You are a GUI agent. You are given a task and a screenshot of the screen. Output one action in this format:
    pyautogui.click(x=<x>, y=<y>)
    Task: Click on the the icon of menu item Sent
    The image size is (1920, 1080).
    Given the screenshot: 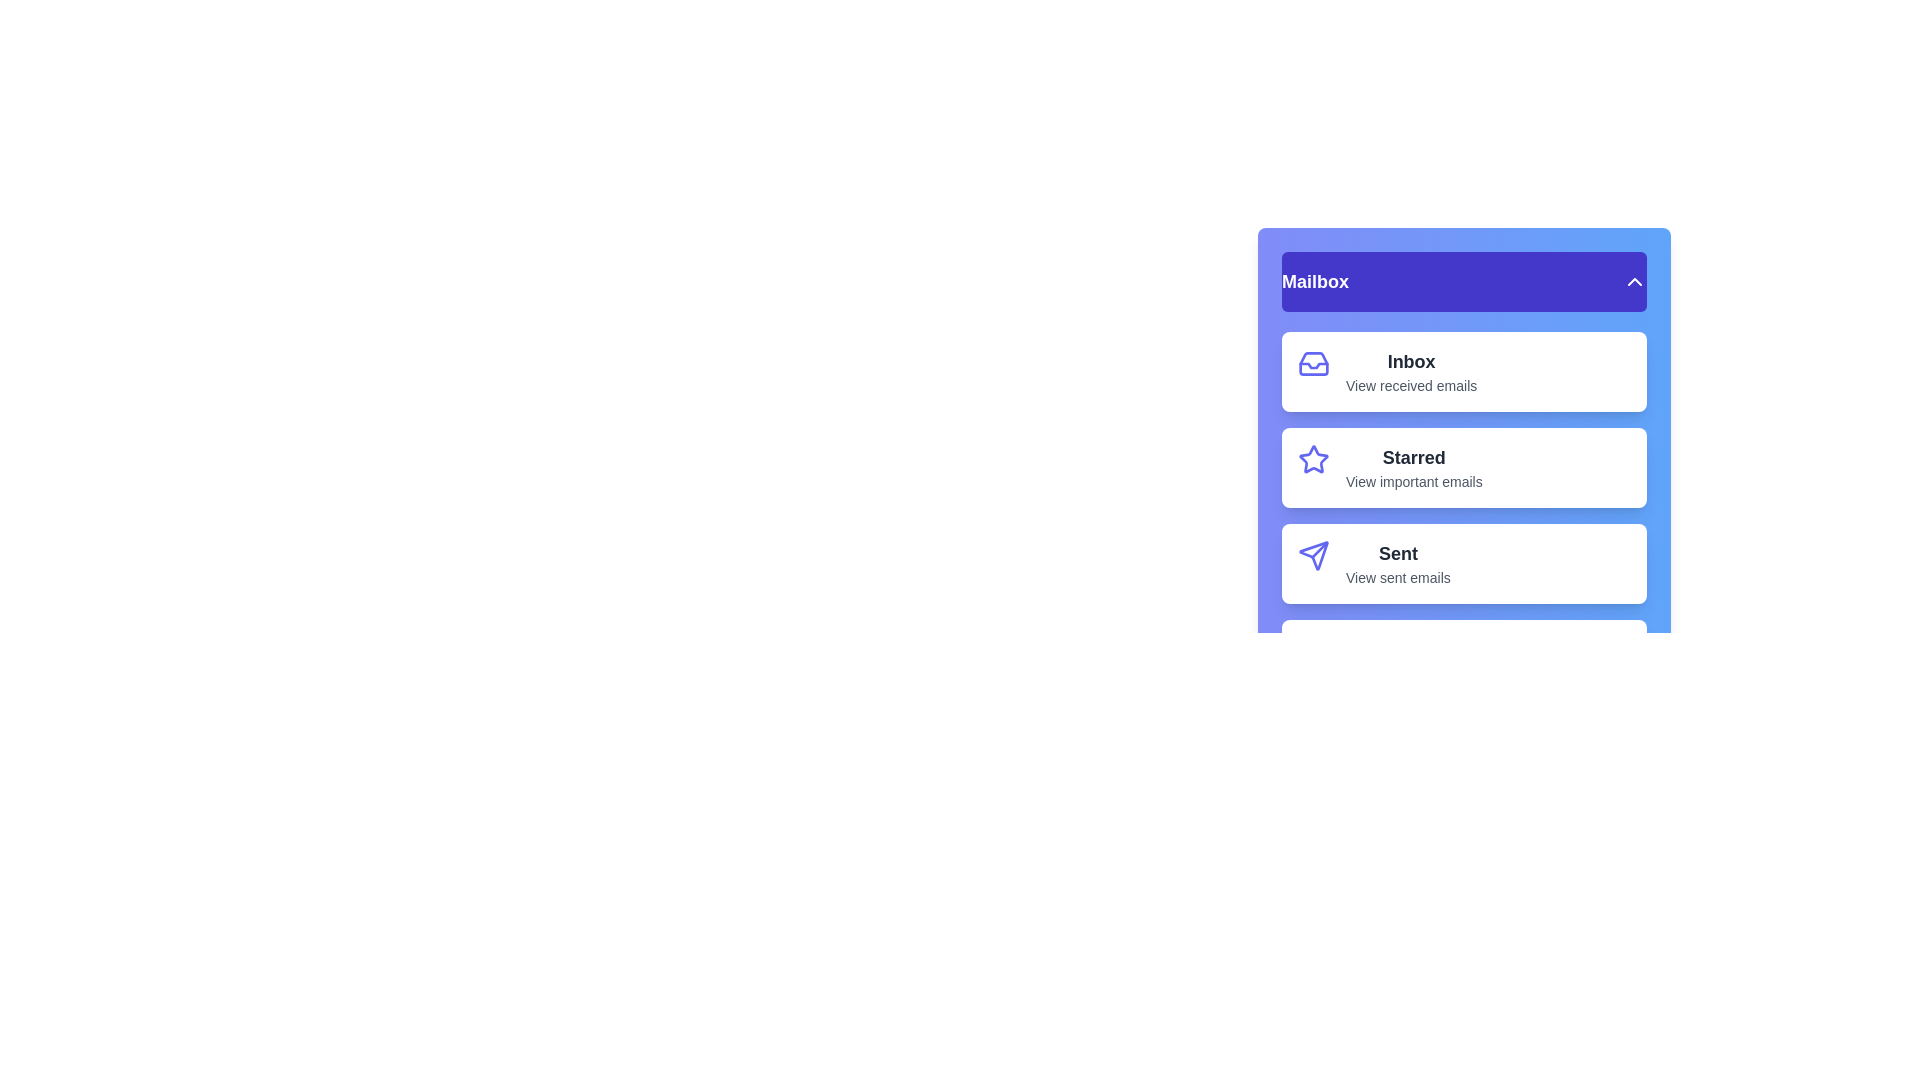 What is the action you would take?
    pyautogui.click(x=1314, y=555)
    